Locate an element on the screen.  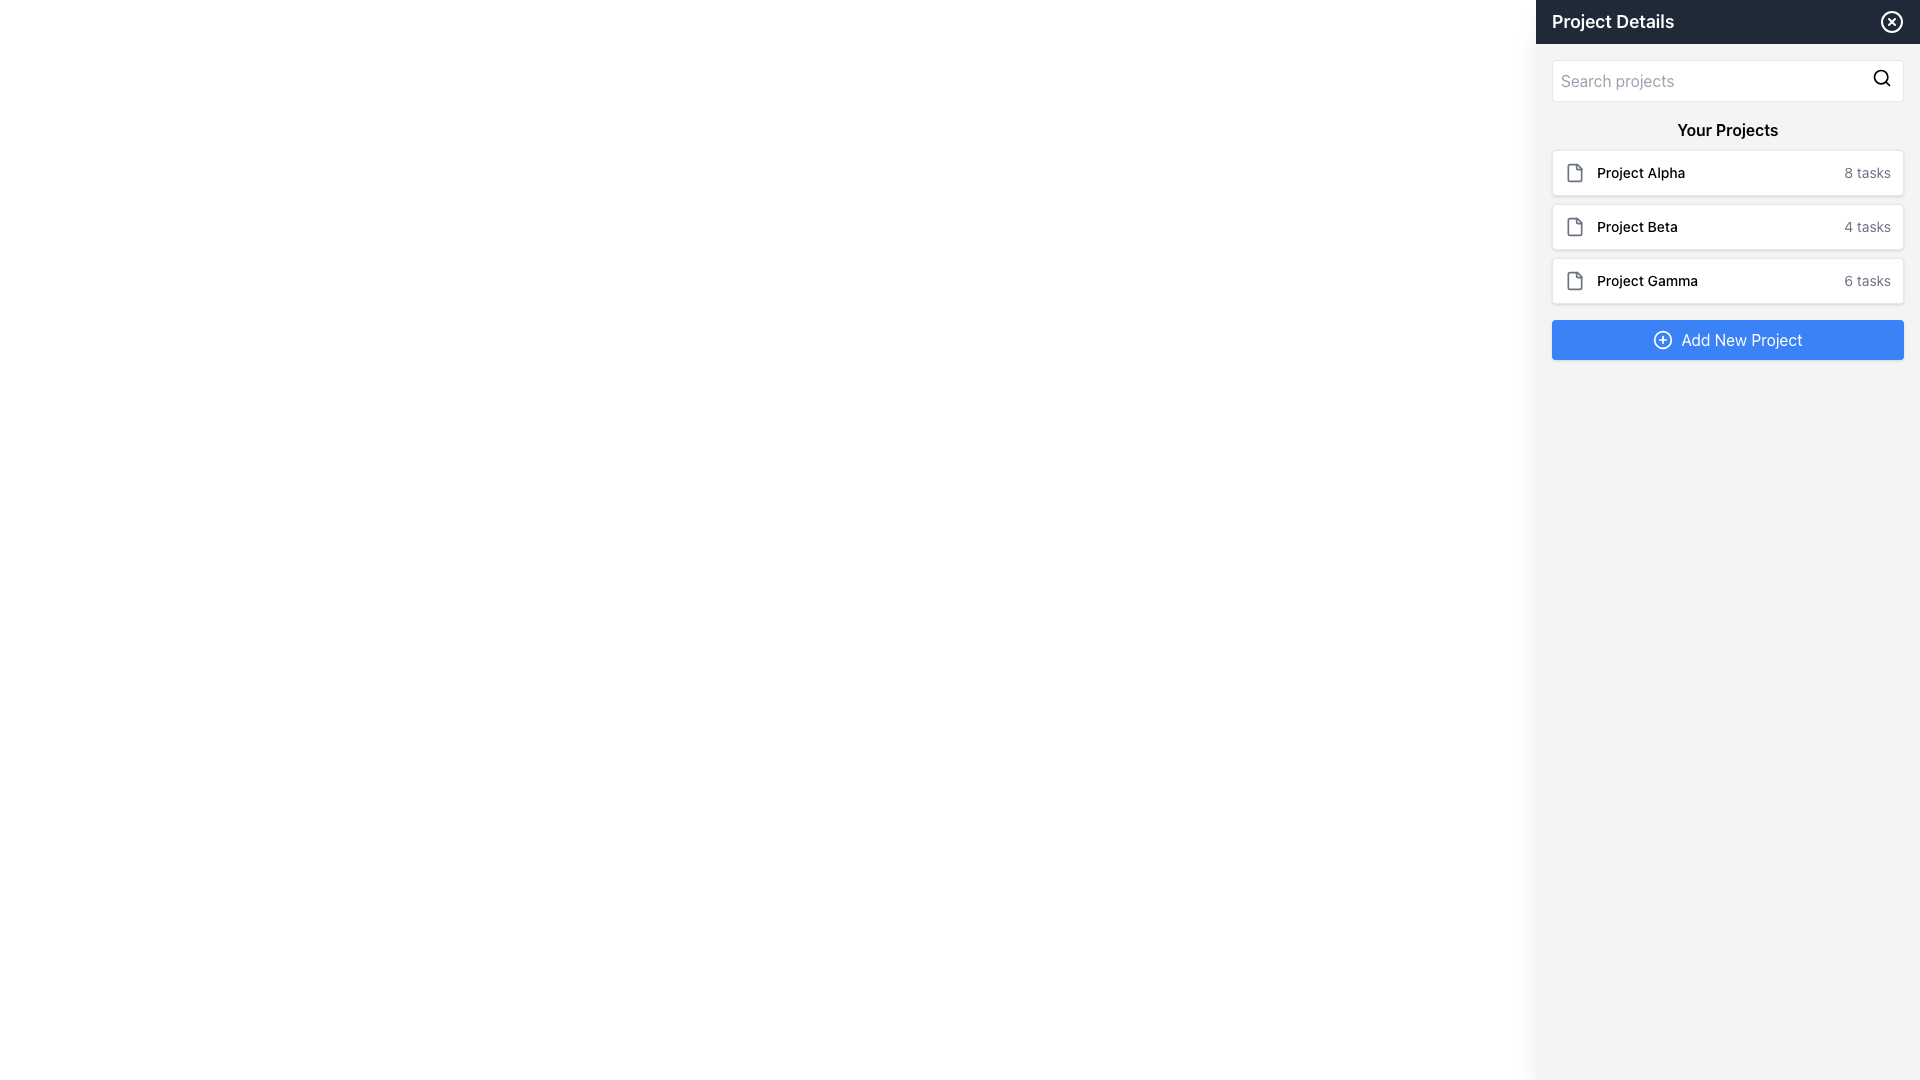
the graphical vector circle element located in the top-right corner of the 'Project Details' header, which is part of the close or delete icon is located at coordinates (1890, 22).